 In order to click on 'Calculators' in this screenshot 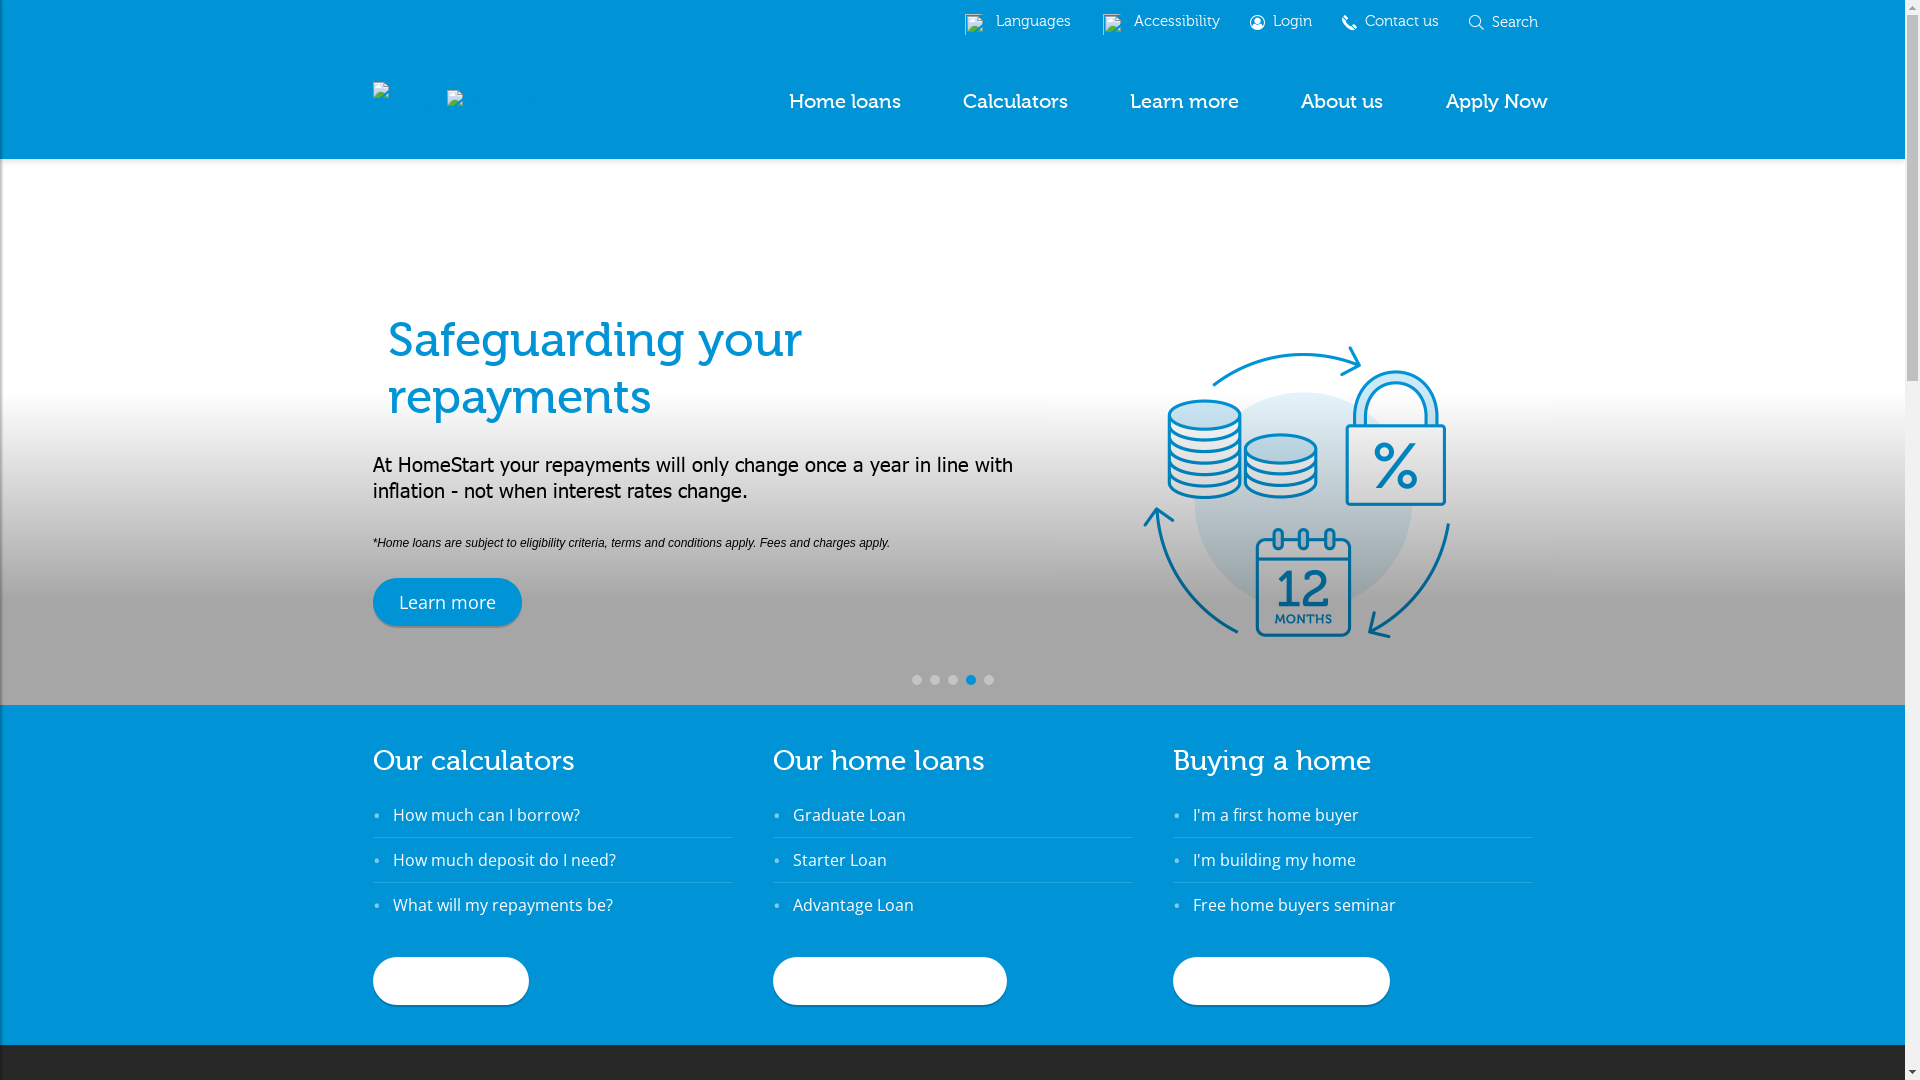, I will do `click(1015, 101)`.